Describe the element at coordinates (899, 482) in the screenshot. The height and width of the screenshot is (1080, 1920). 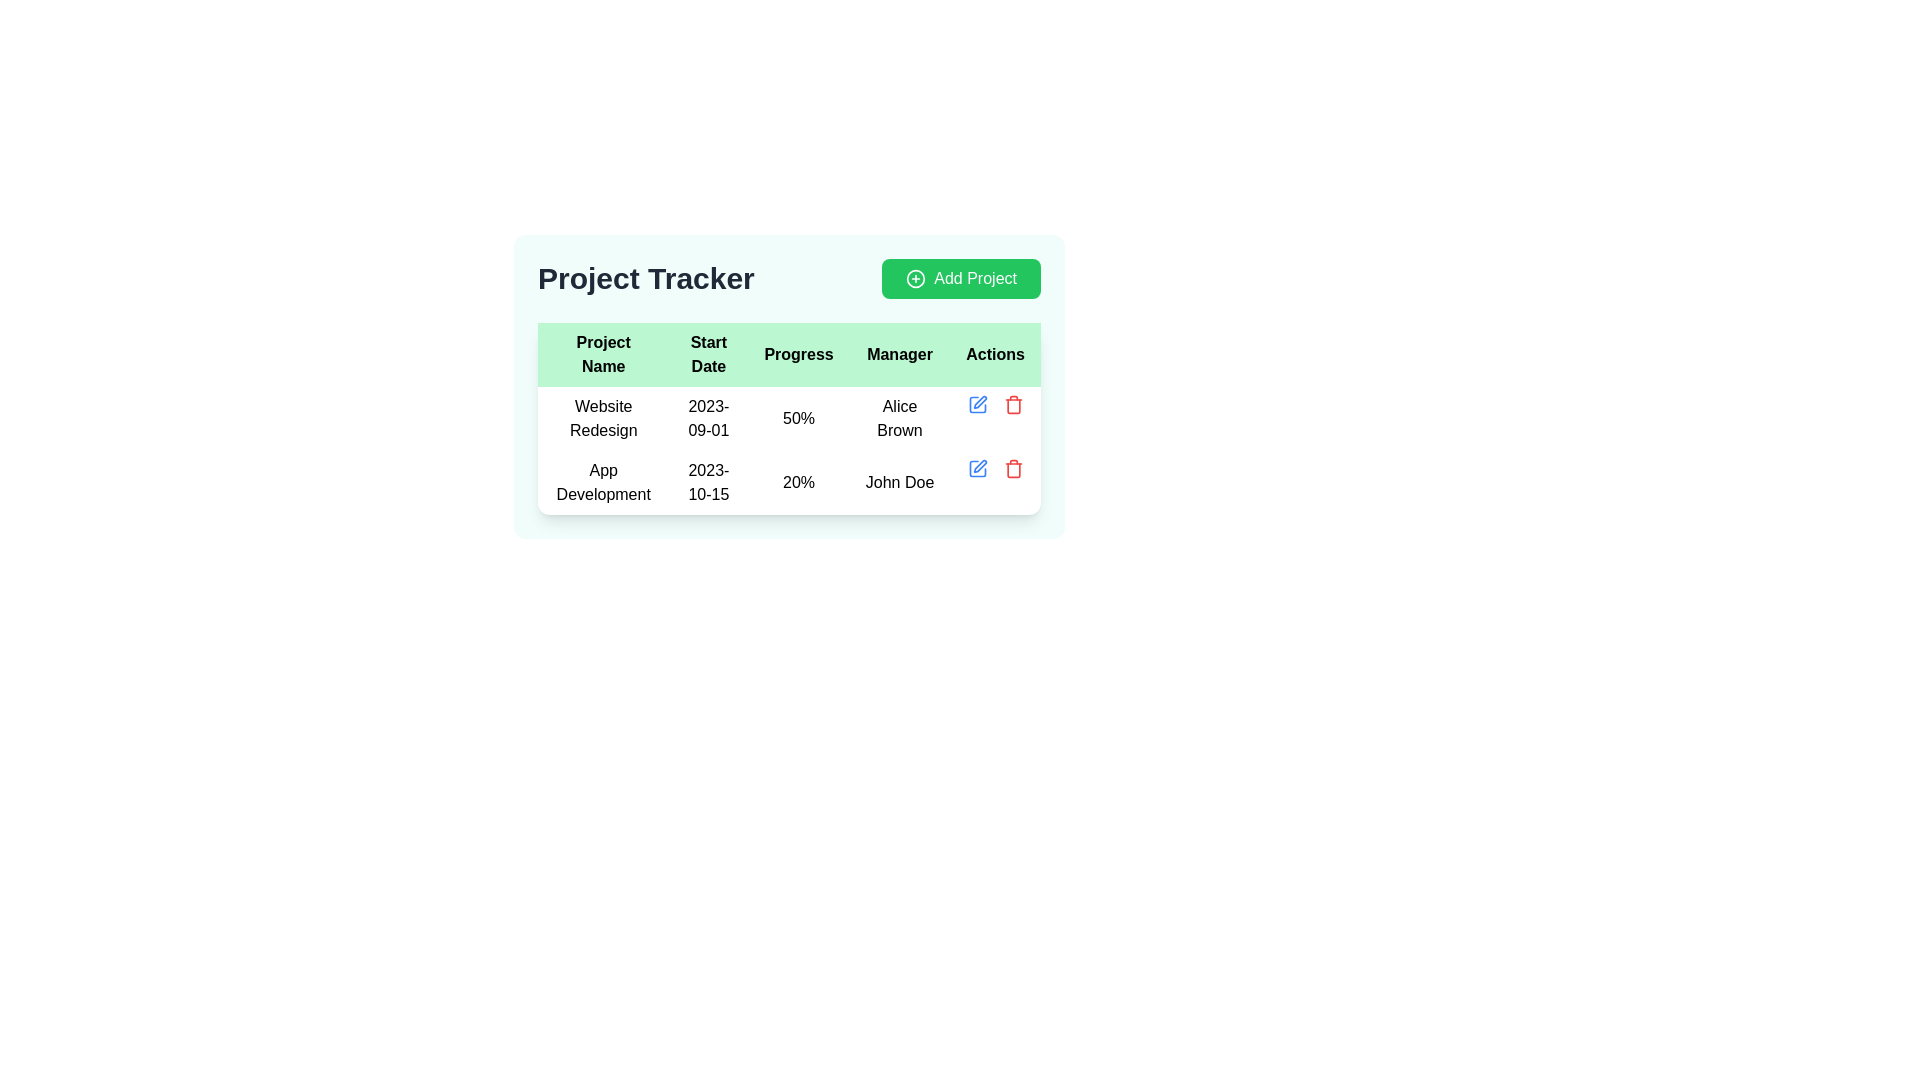
I see `the text label displaying the manager's name for the 'App Development' project` at that location.